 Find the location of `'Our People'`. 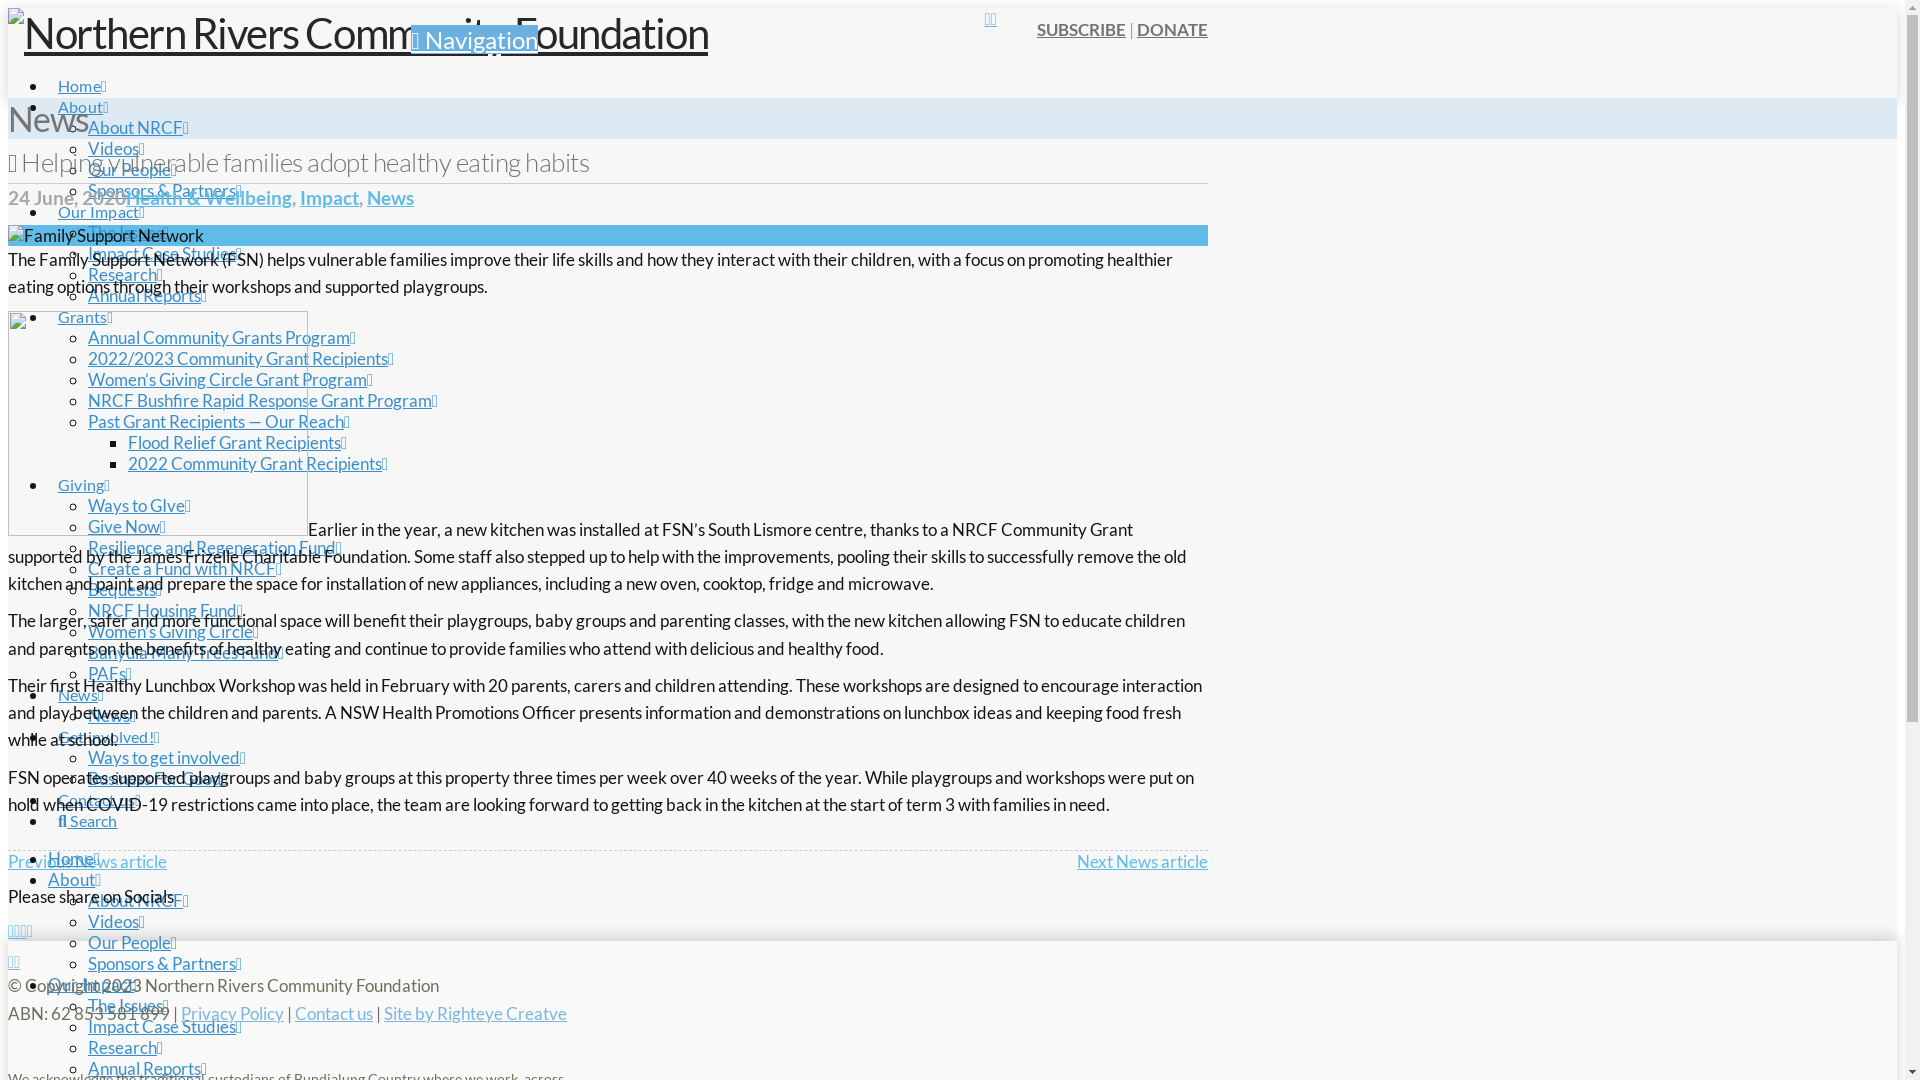

'Our People' is located at coordinates (86, 942).